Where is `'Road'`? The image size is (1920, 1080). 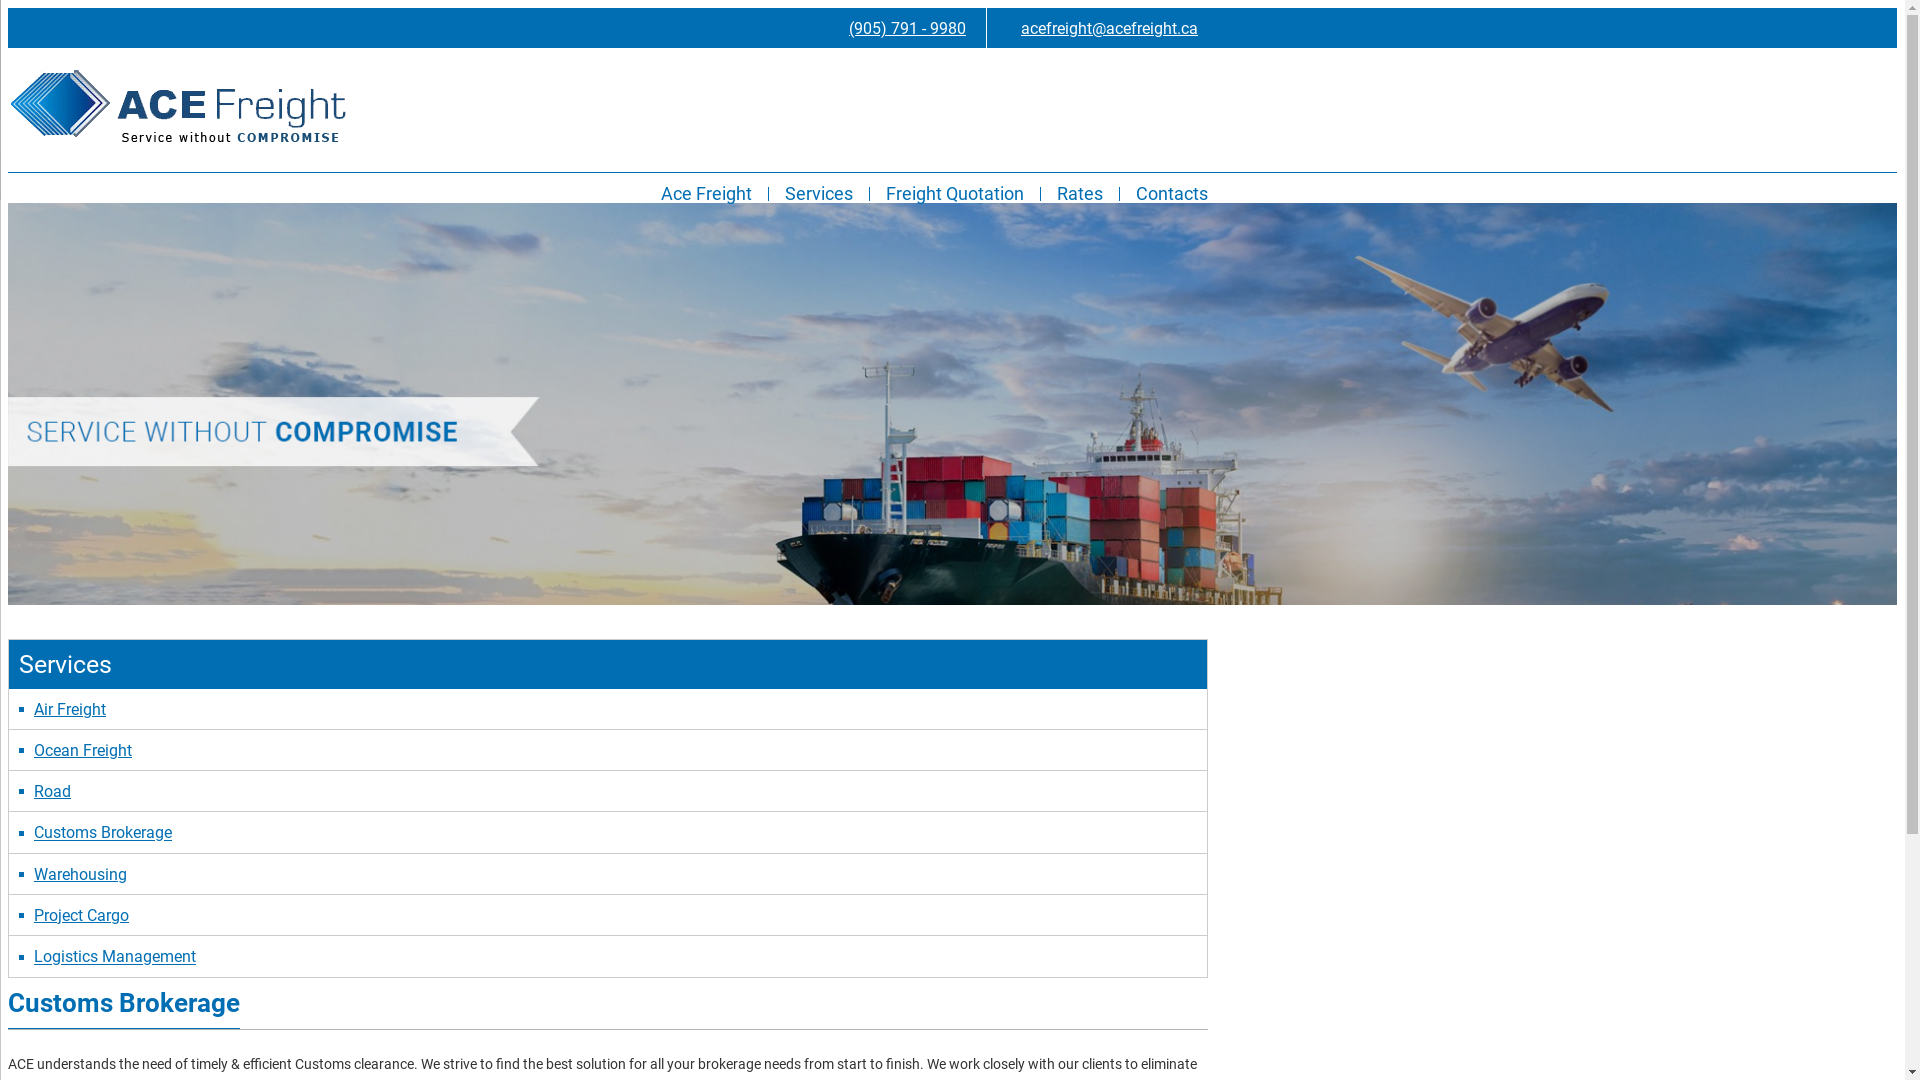
'Road' is located at coordinates (52, 790).